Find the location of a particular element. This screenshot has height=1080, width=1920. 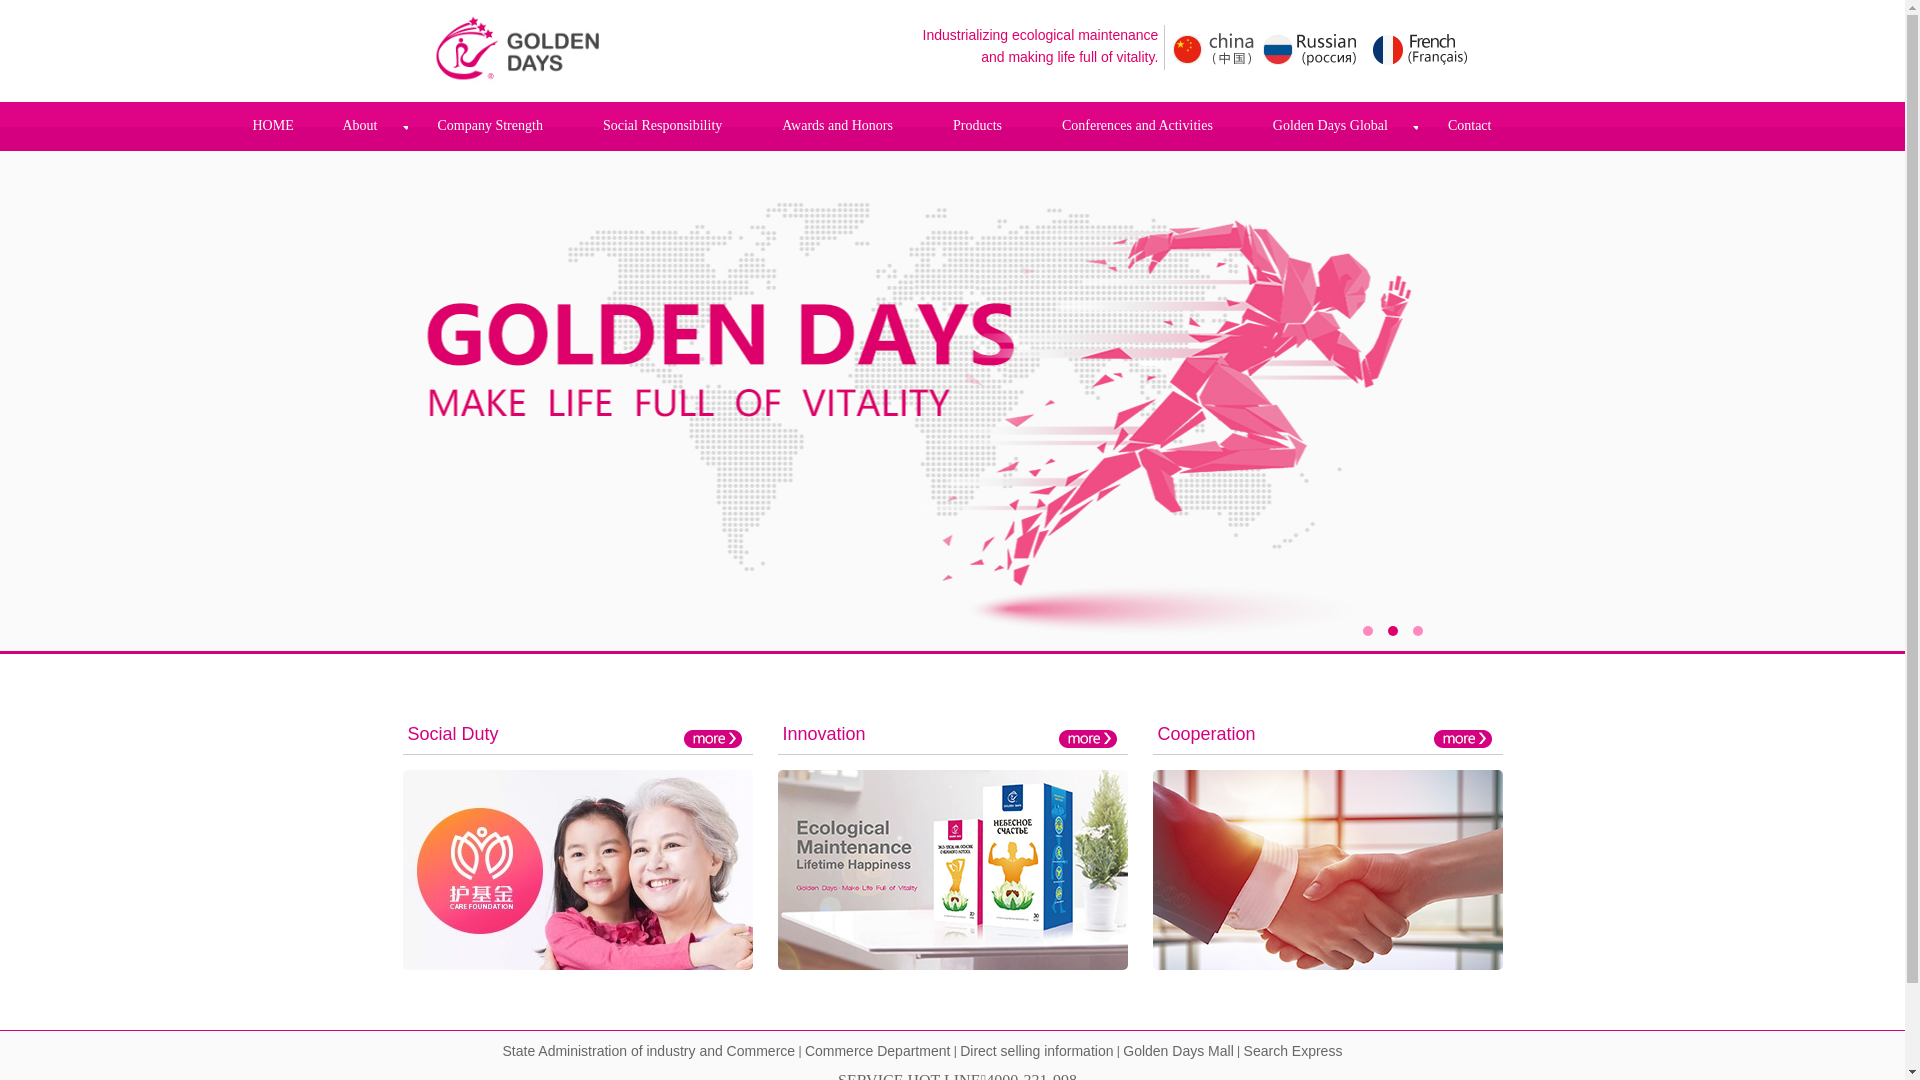

'HOME' is located at coordinates (271, 125).